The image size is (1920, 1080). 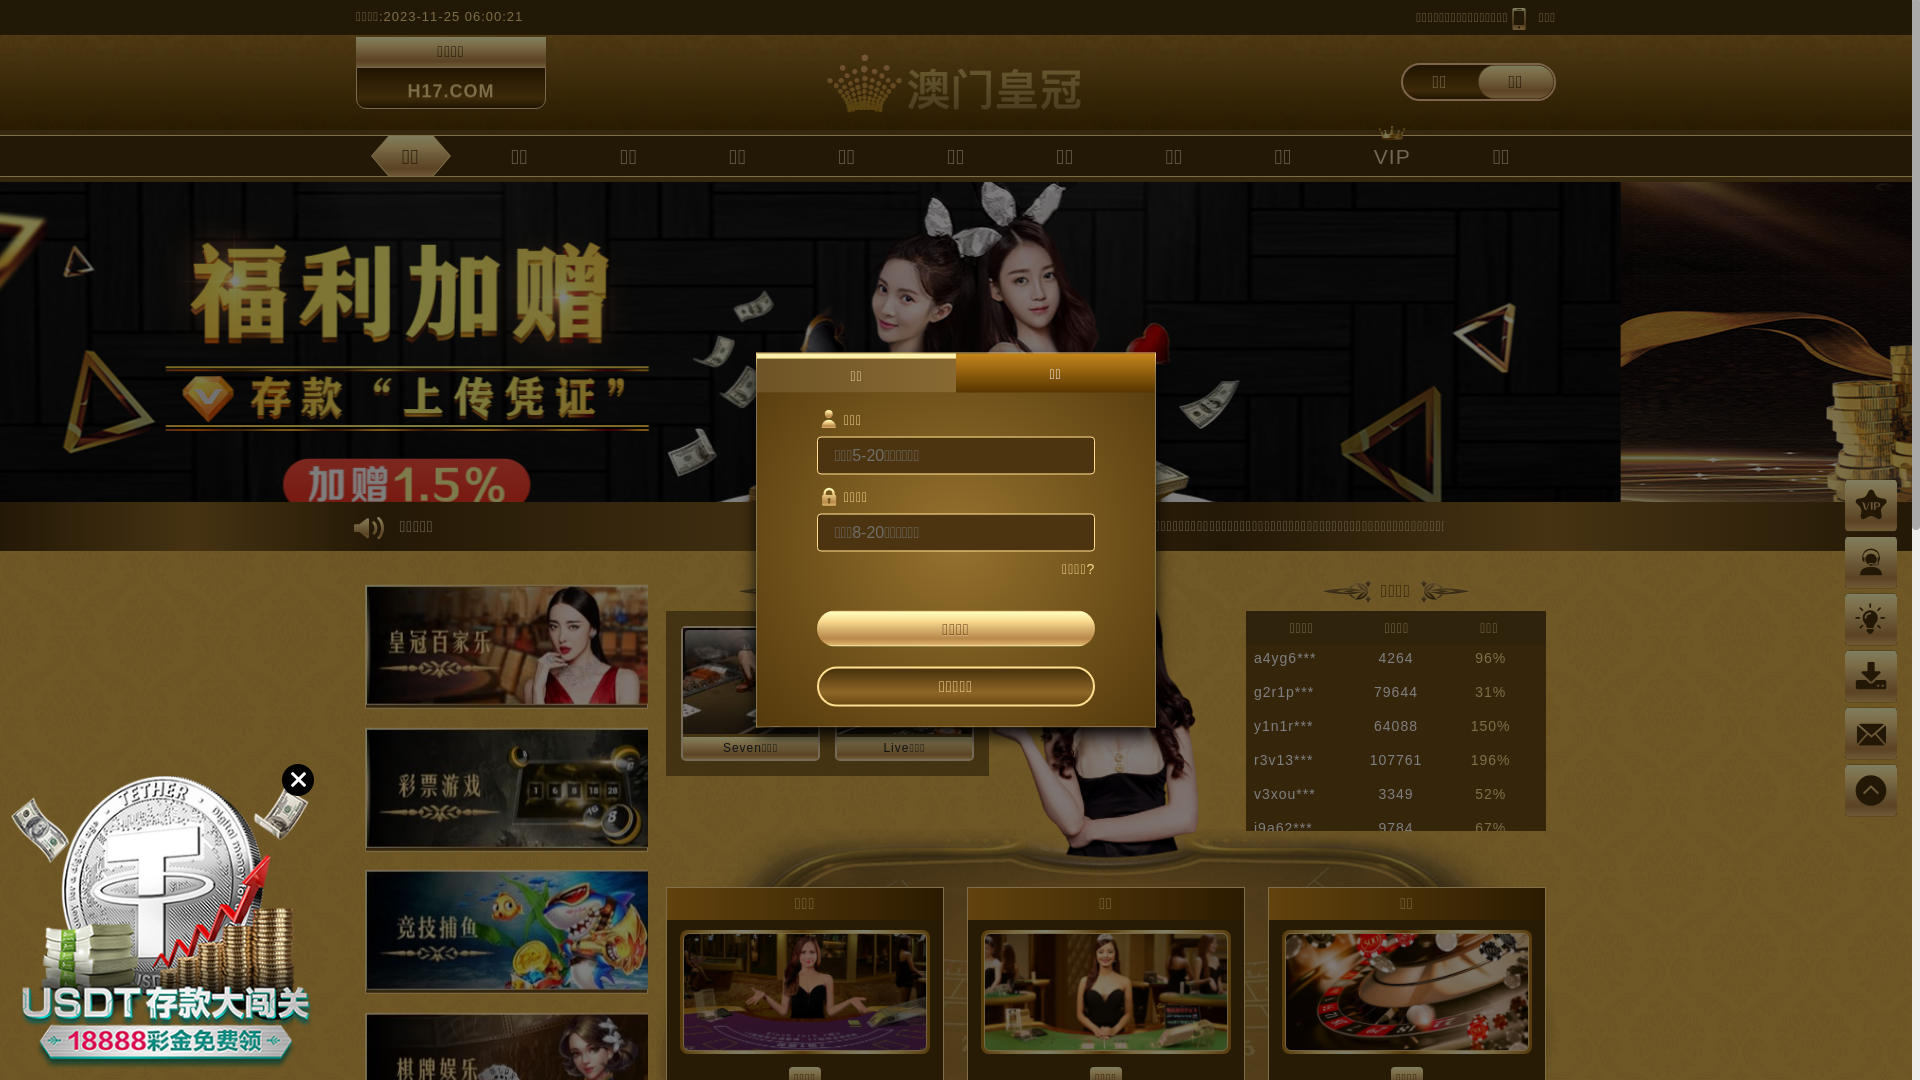 I want to click on 'VIP', so click(x=1352, y=154).